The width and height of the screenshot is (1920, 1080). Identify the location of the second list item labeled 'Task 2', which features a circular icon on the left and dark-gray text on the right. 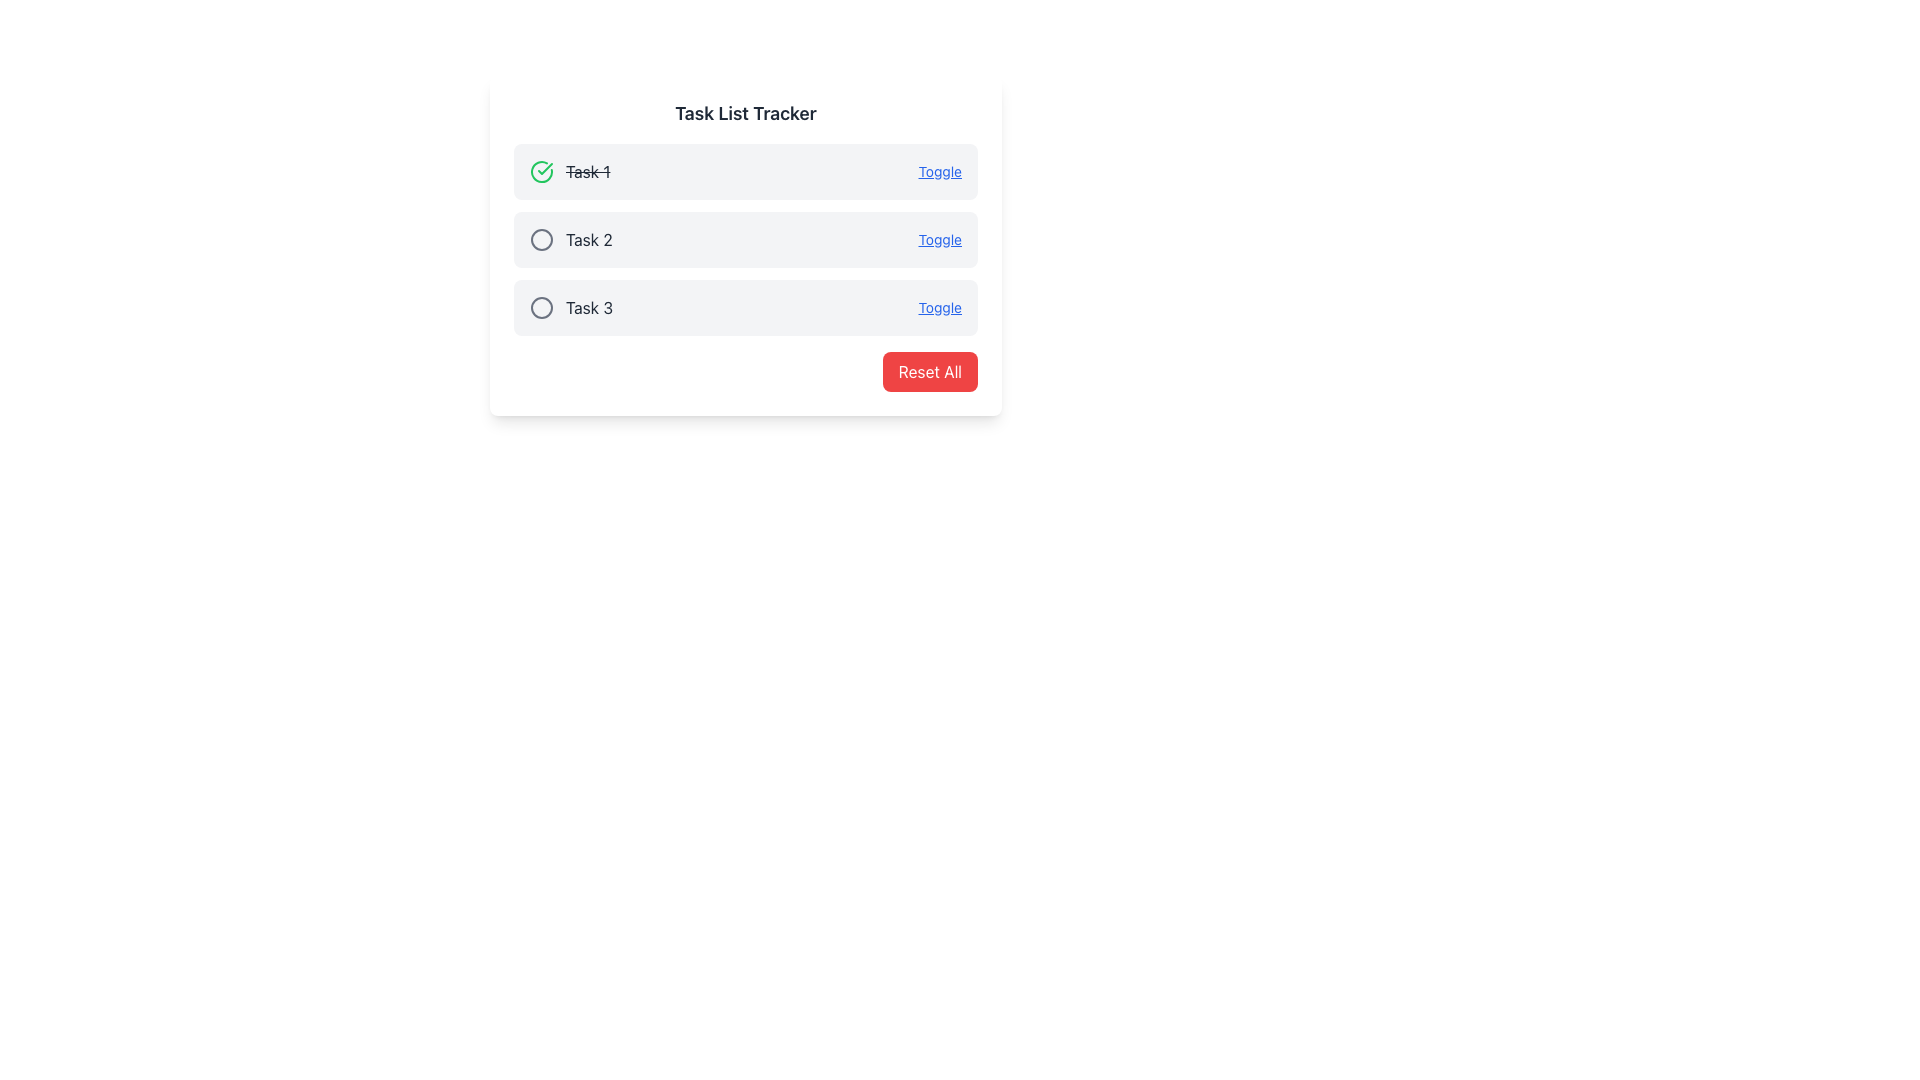
(570, 238).